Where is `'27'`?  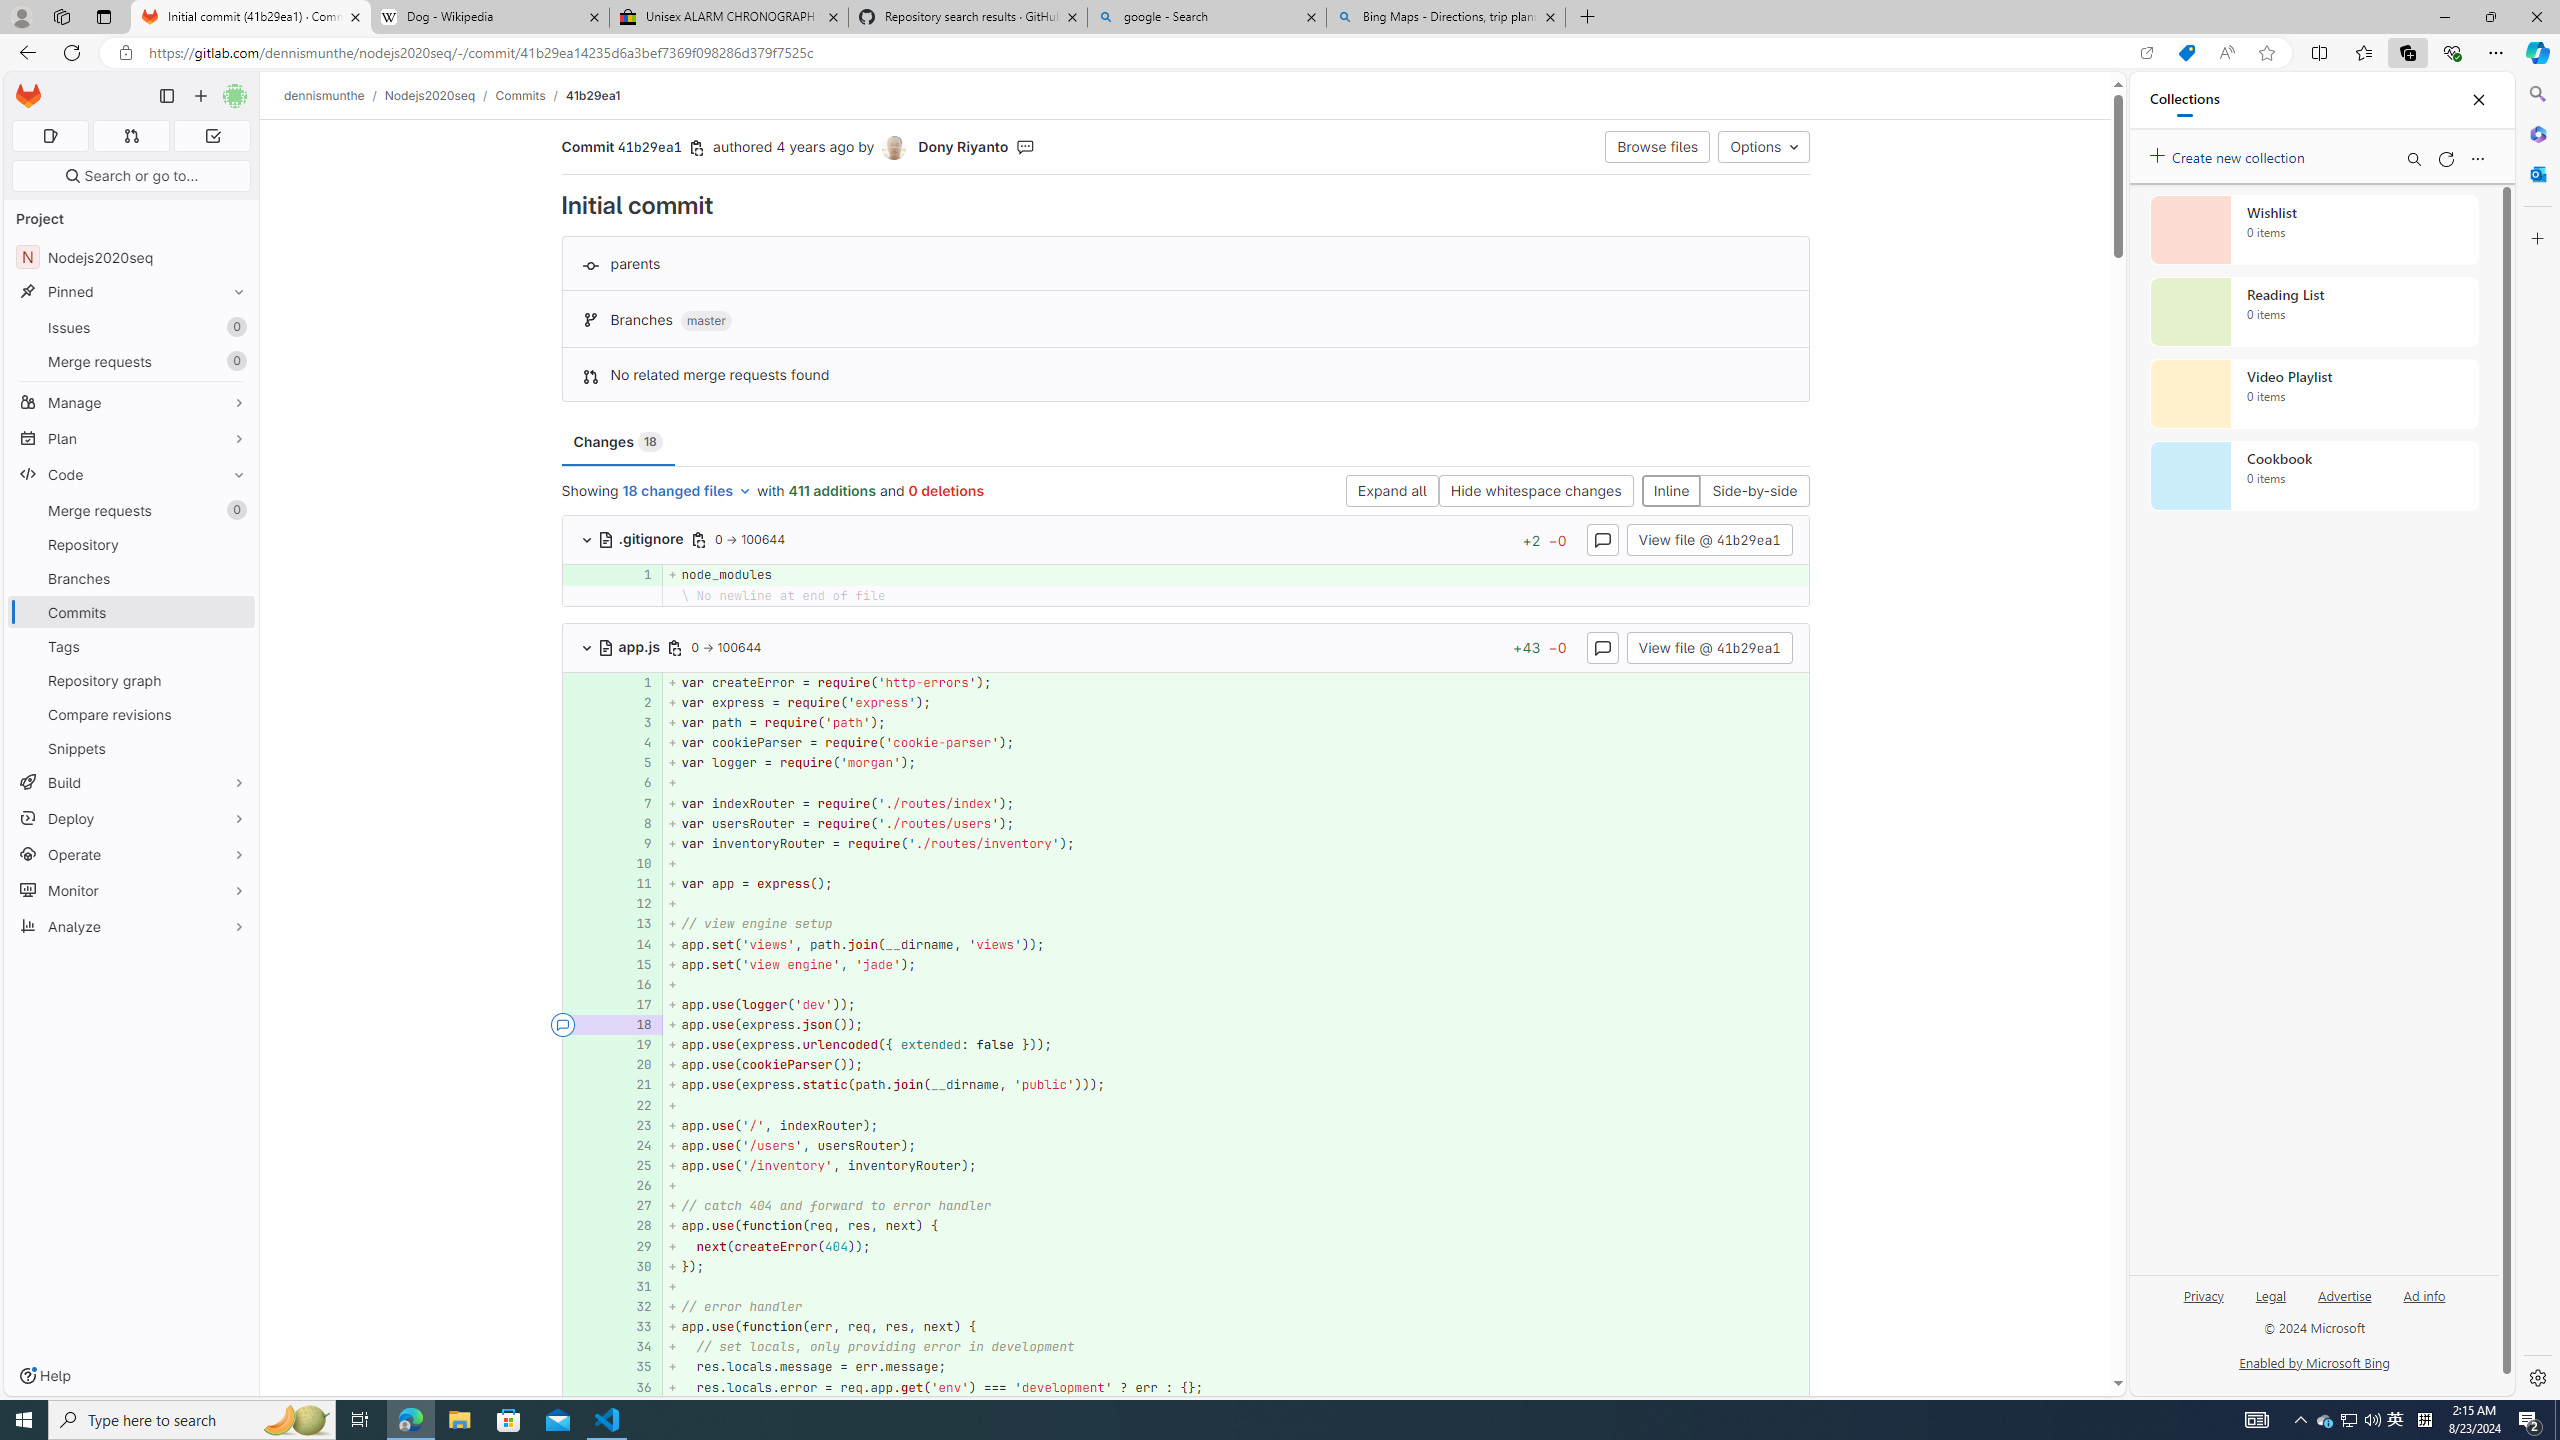 '27' is located at coordinates (636, 1206).